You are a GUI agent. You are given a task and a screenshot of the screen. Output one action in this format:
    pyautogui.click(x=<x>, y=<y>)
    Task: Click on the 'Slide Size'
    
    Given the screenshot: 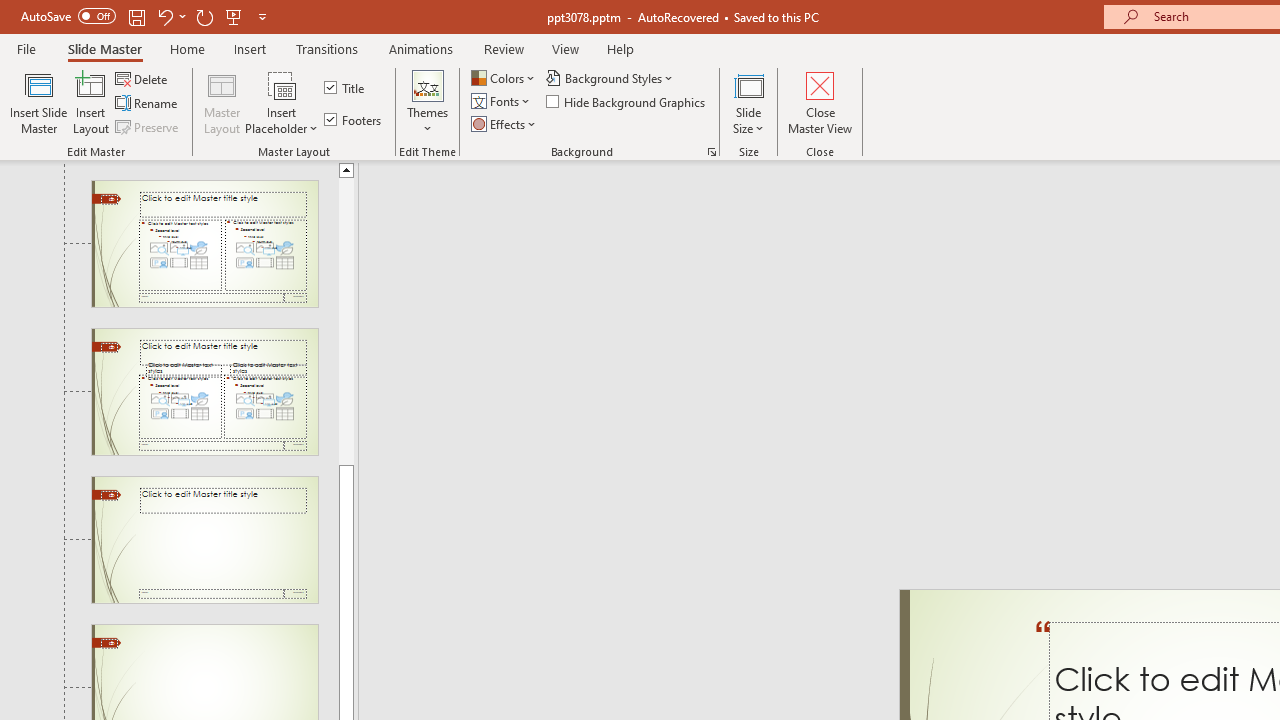 What is the action you would take?
    pyautogui.click(x=748, y=103)
    